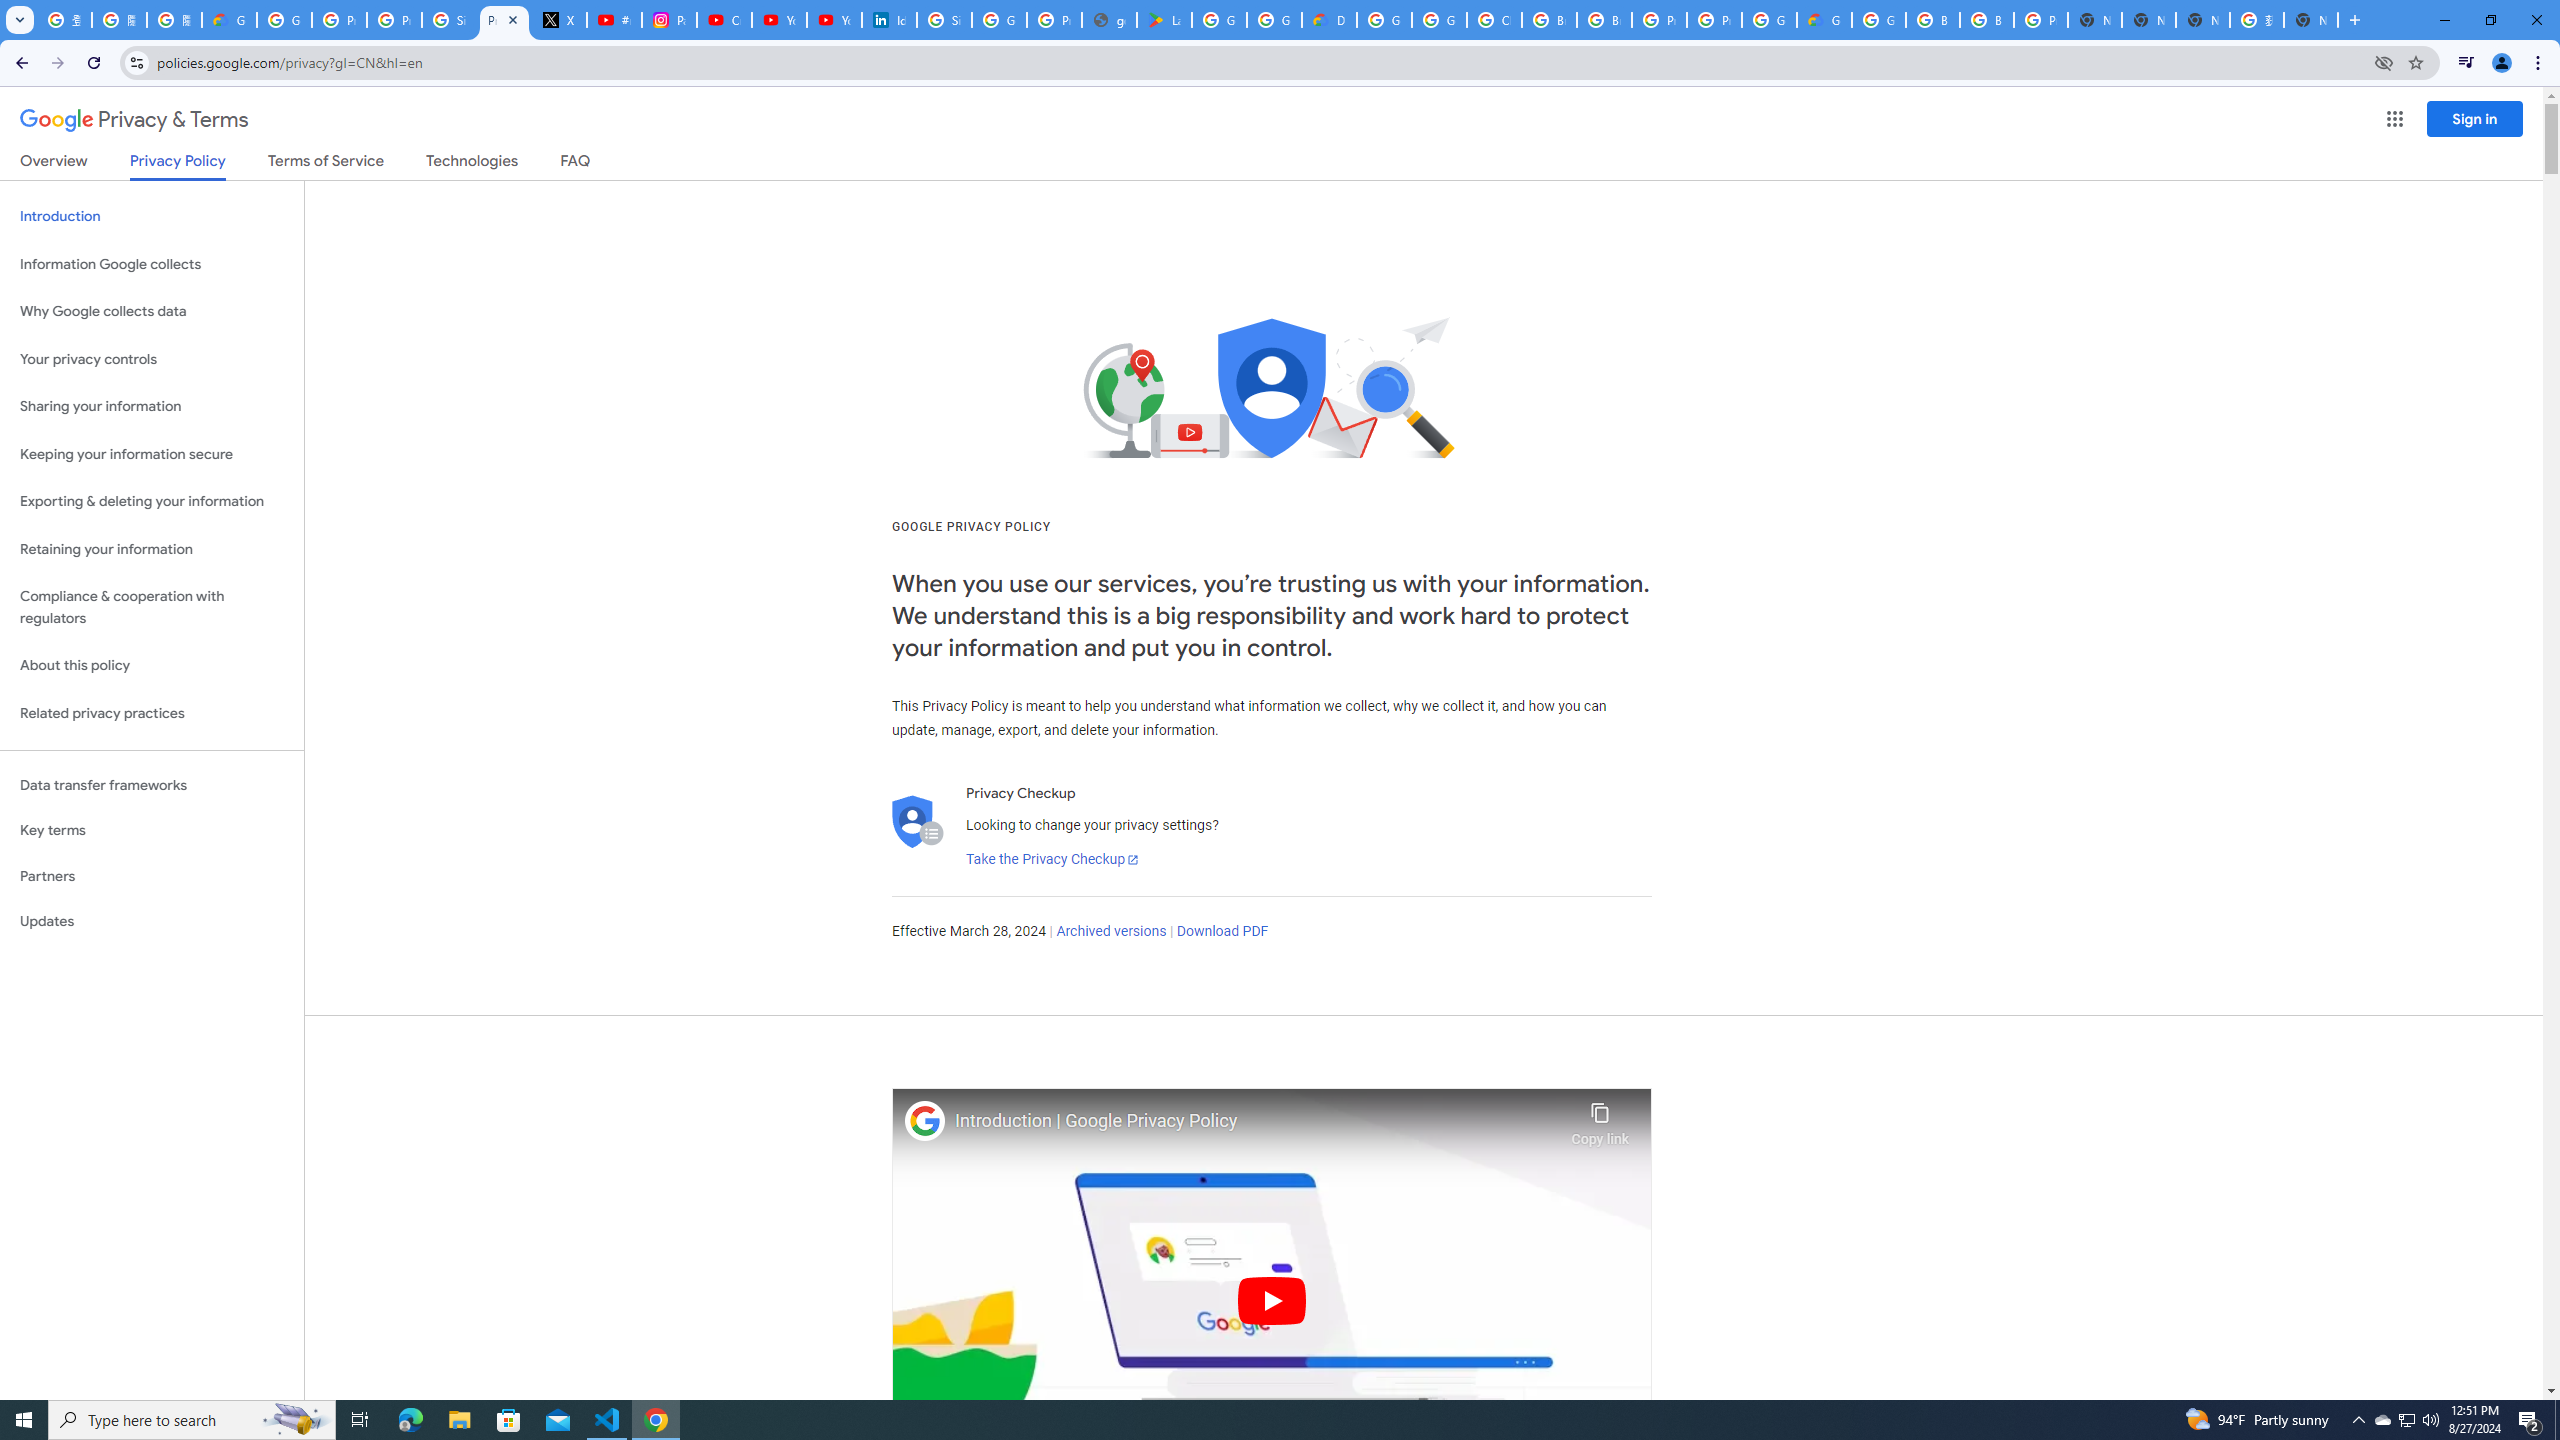 This screenshot has width=2560, height=1440. Describe the element at coordinates (151, 360) in the screenshot. I see `'Your privacy controls'` at that location.